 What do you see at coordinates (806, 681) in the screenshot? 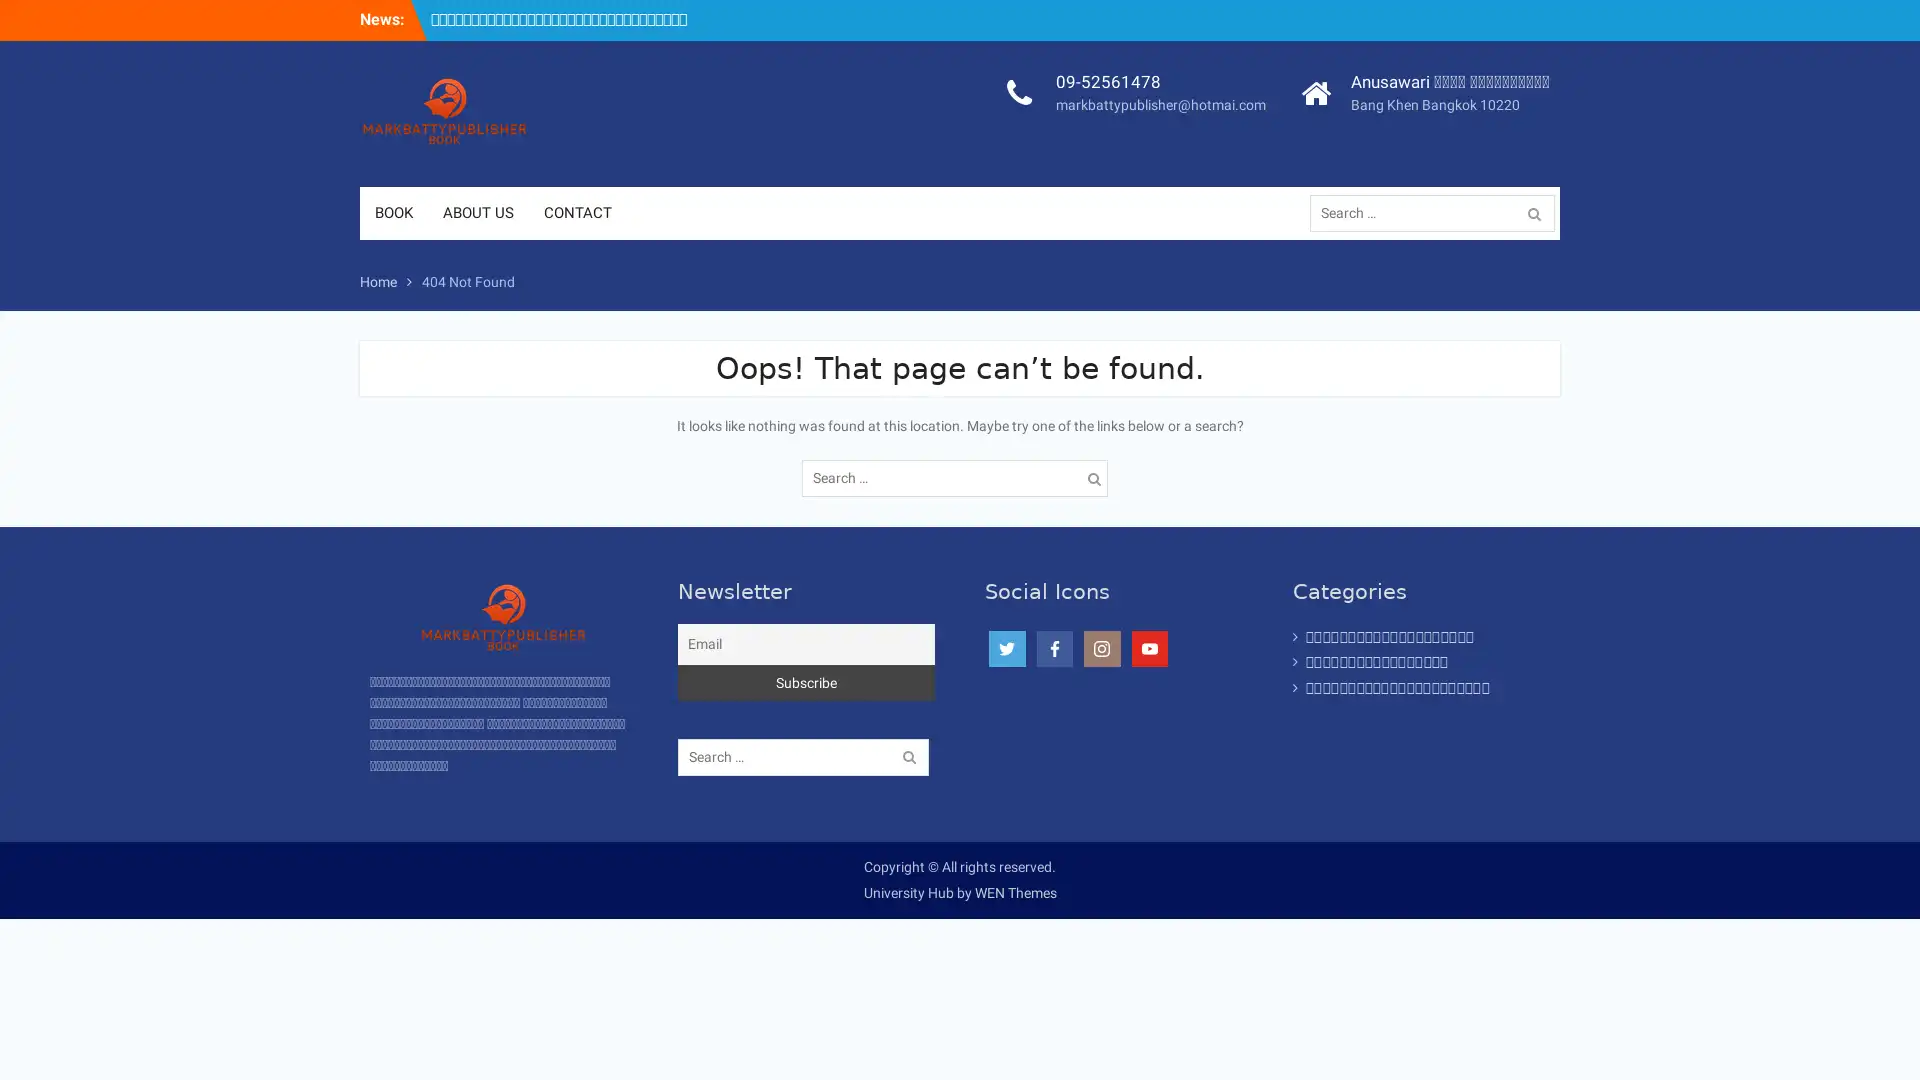
I see `Subscribe` at bounding box center [806, 681].